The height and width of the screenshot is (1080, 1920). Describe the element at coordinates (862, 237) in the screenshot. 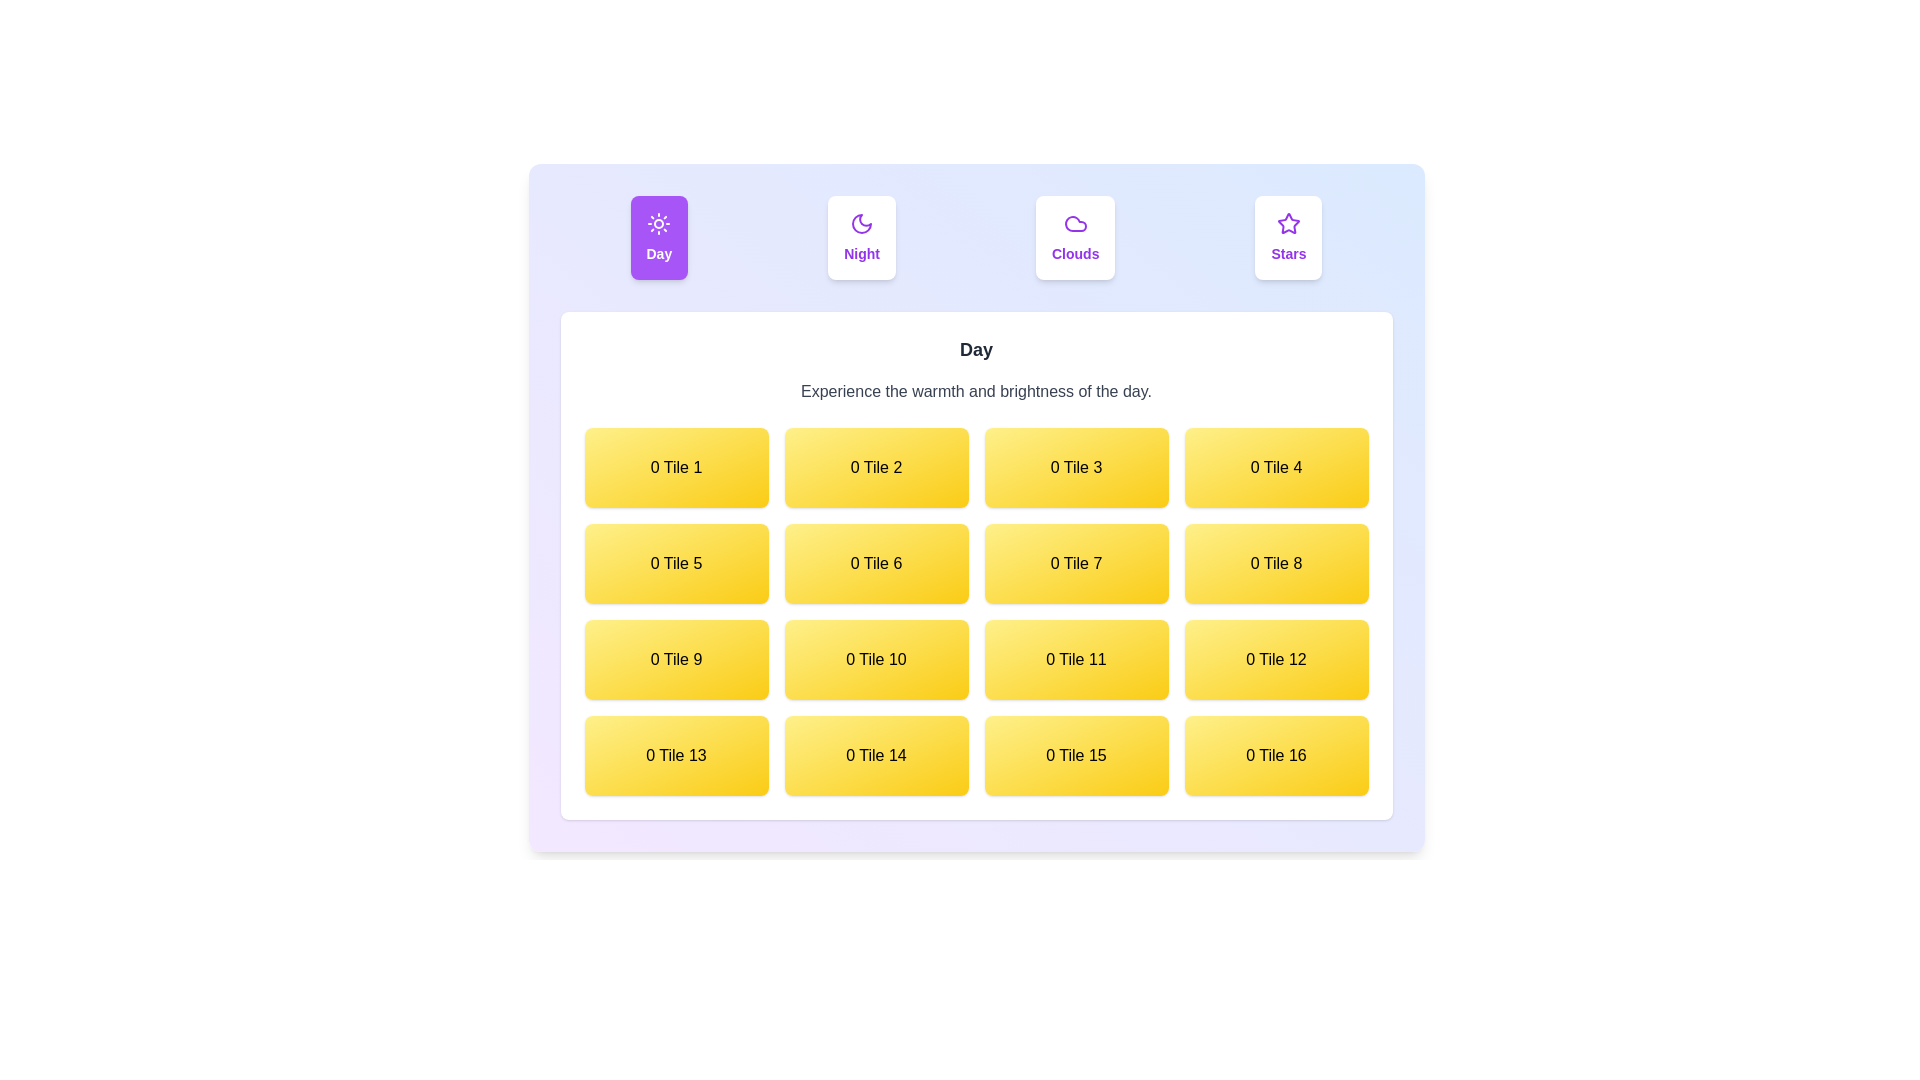

I see `the Night tab` at that location.